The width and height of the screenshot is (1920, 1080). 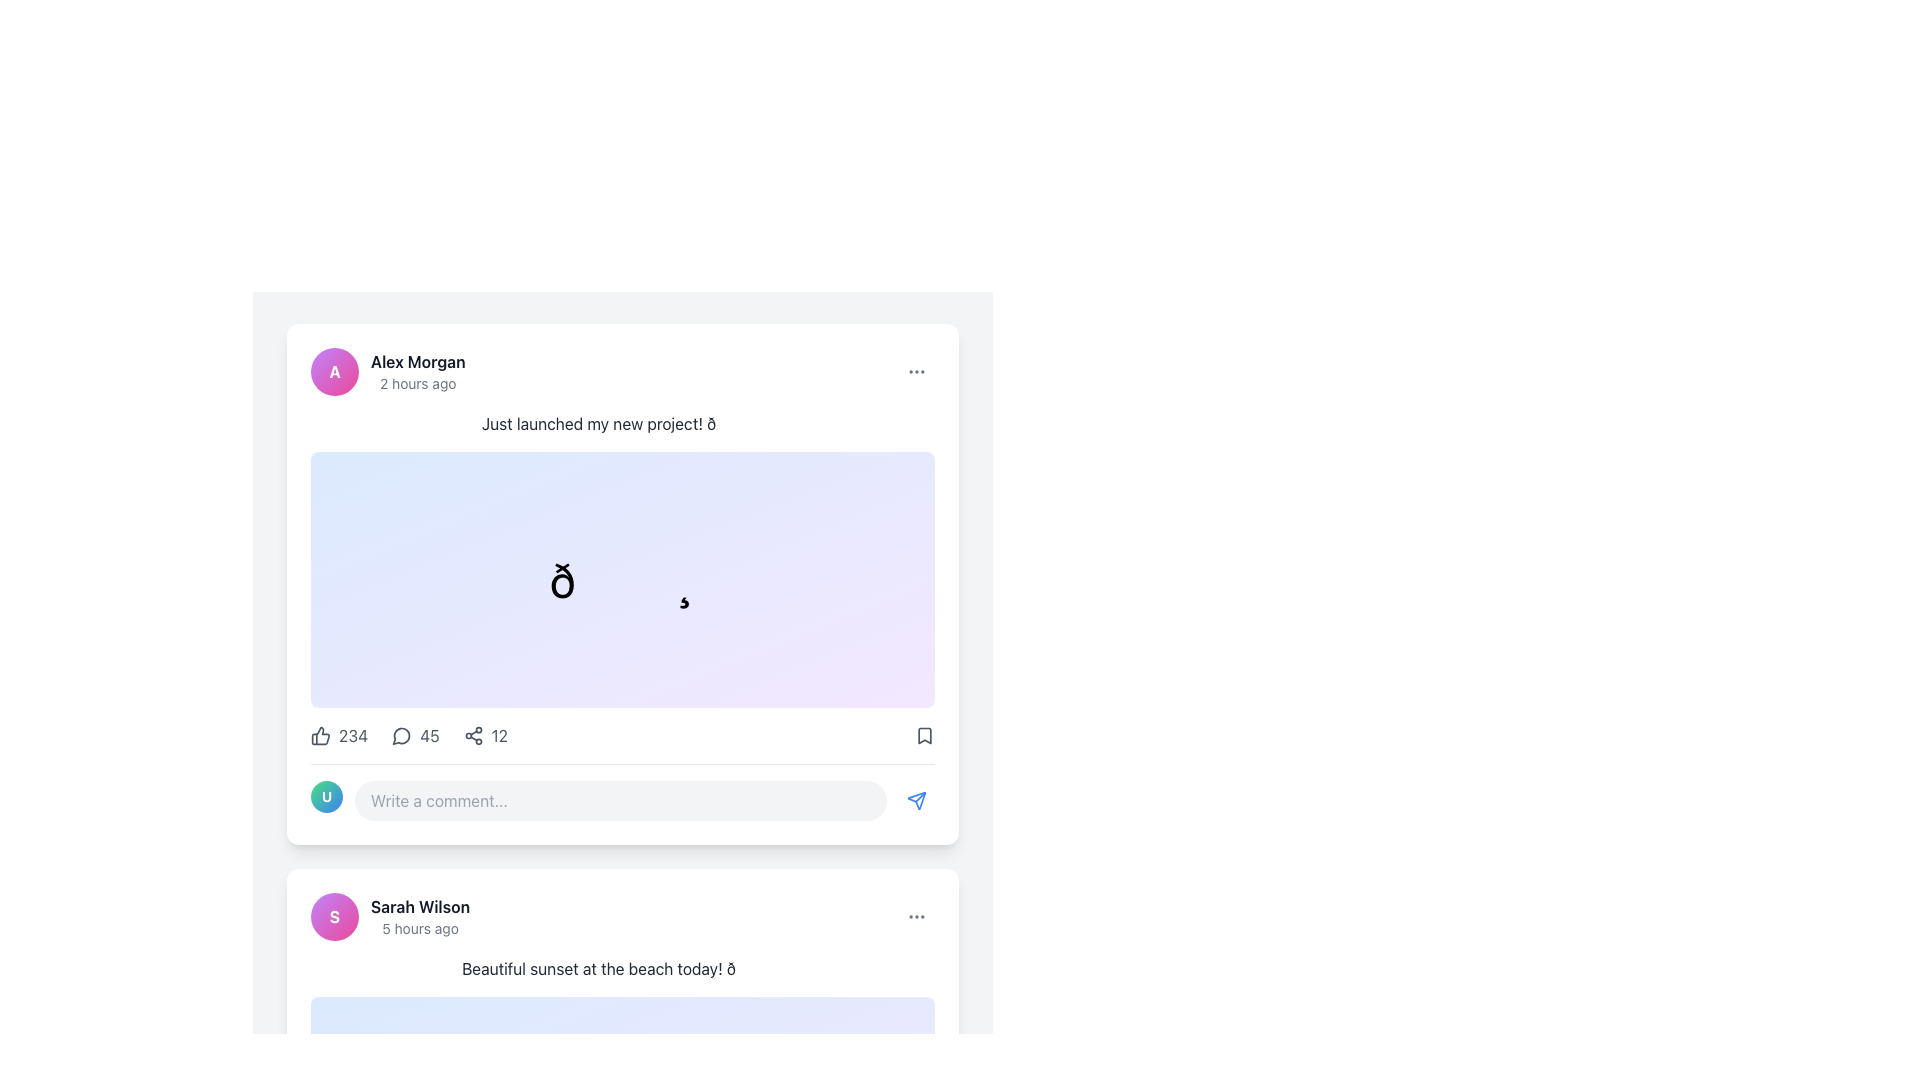 I want to click on the options menu trigger button located in the top-right corner of the post card, so click(x=915, y=371).